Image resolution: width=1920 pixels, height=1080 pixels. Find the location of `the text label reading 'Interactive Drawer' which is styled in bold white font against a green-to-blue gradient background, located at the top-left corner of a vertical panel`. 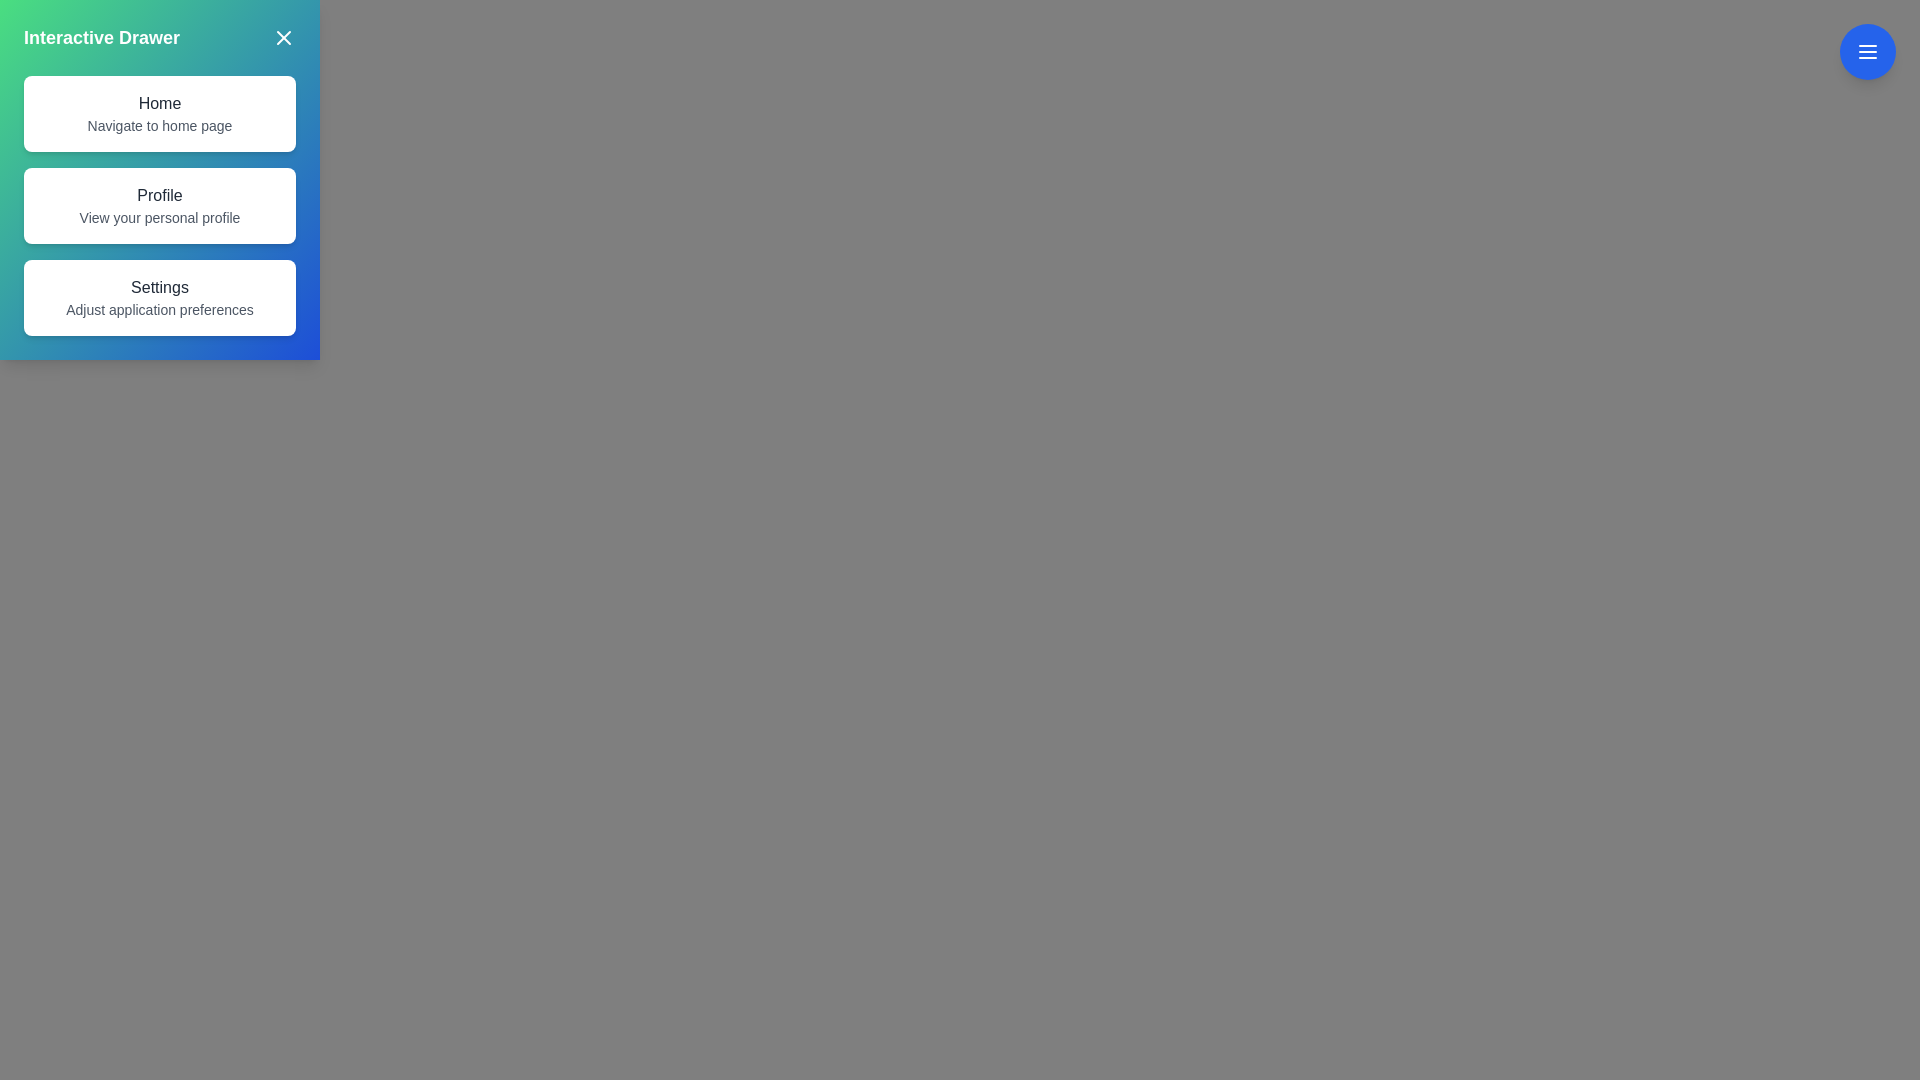

the text label reading 'Interactive Drawer' which is styled in bold white font against a green-to-blue gradient background, located at the top-left corner of a vertical panel is located at coordinates (100, 38).